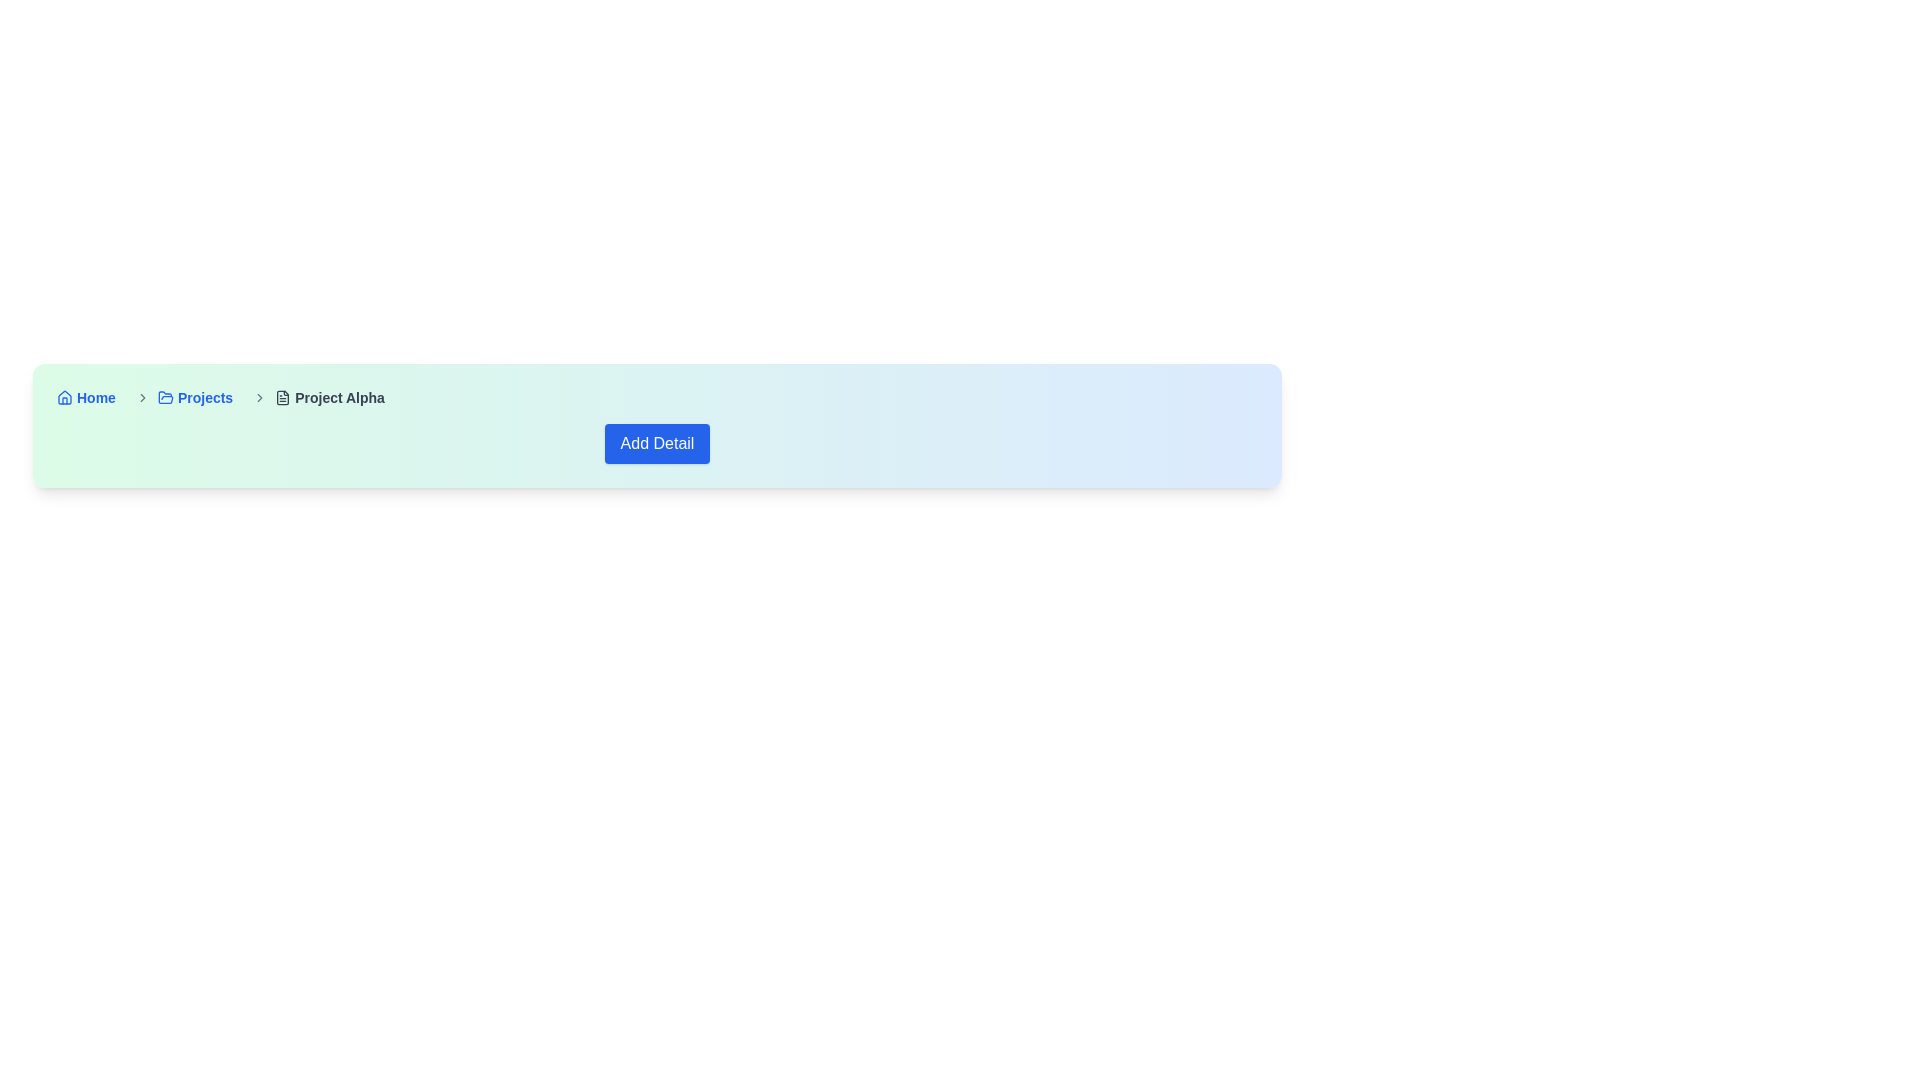 The width and height of the screenshot is (1920, 1080). What do you see at coordinates (282, 397) in the screenshot?
I see `the document icon representing 'Project Alpha' located in the breadcrumb section before the text 'Project Alpha'` at bounding box center [282, 397].